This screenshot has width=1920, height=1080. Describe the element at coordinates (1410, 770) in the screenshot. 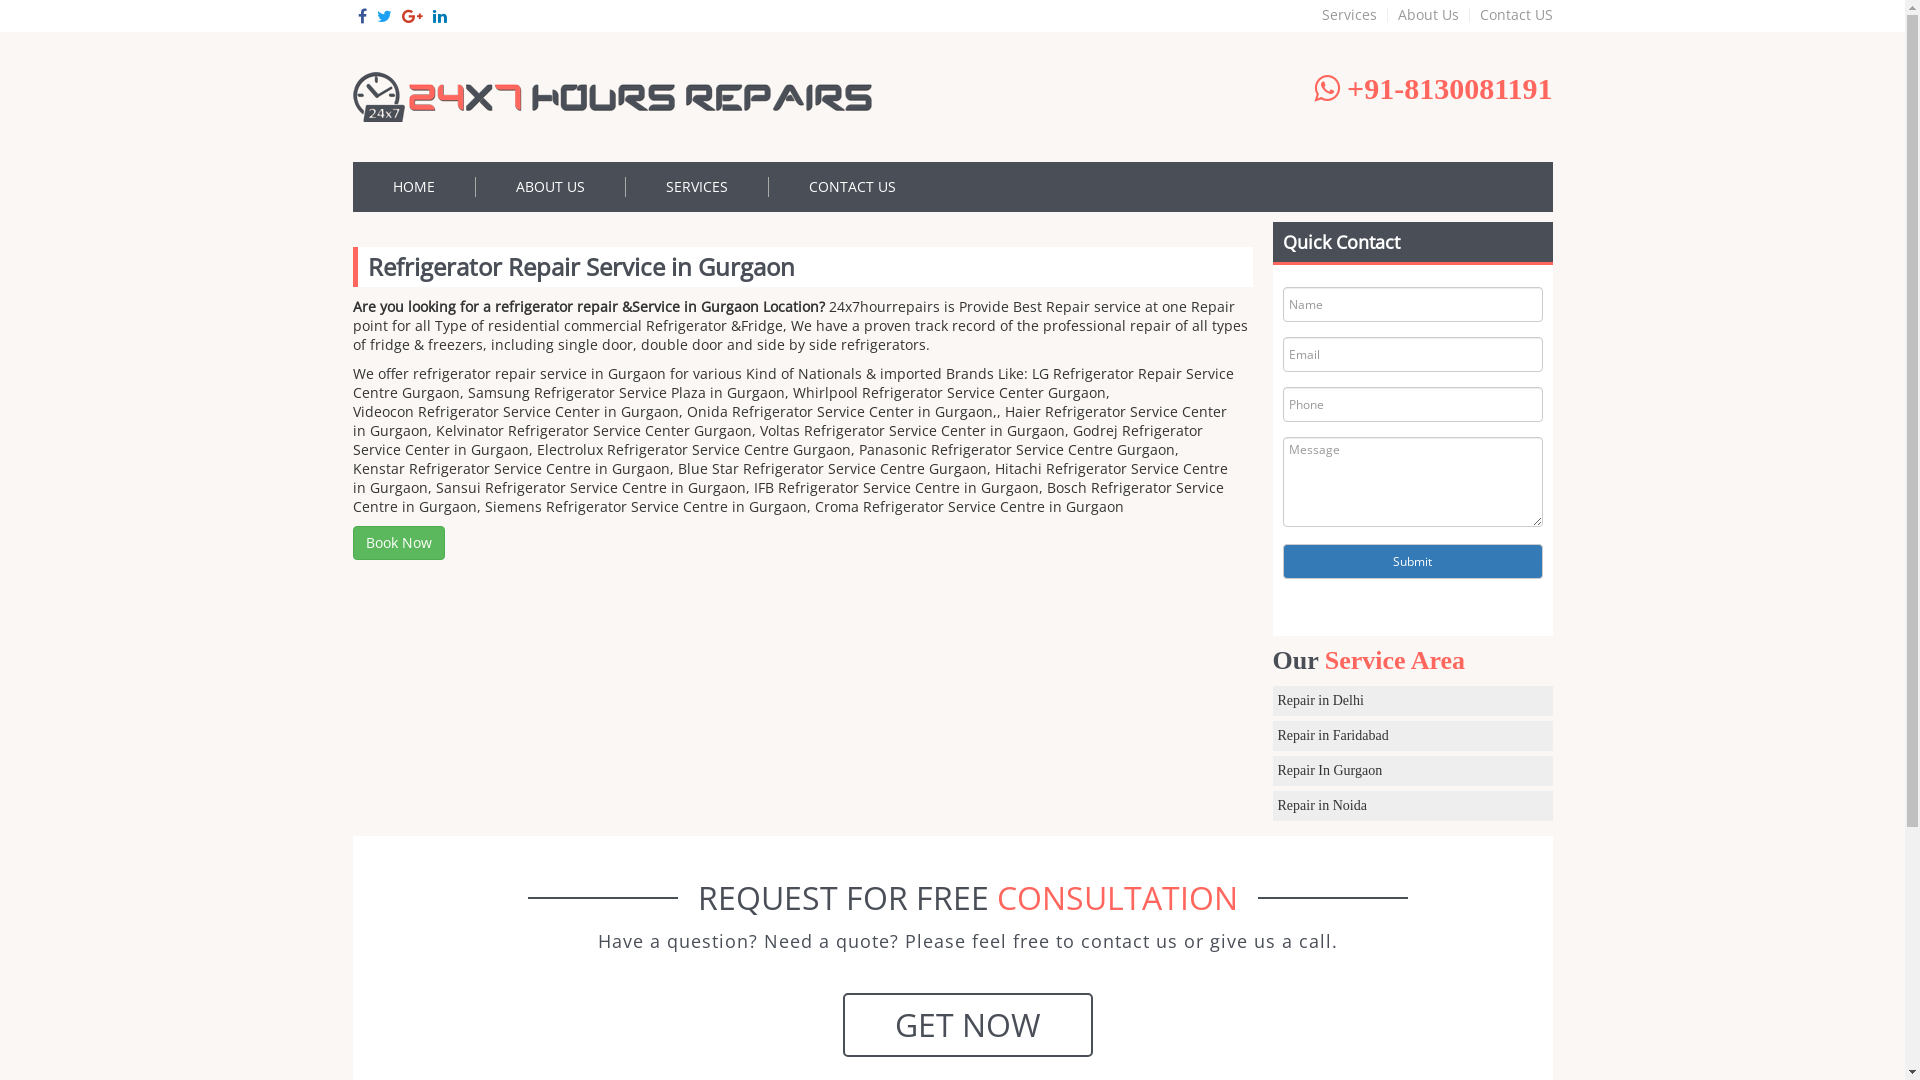

I see `'Repair In Gurgaon'` at that location.